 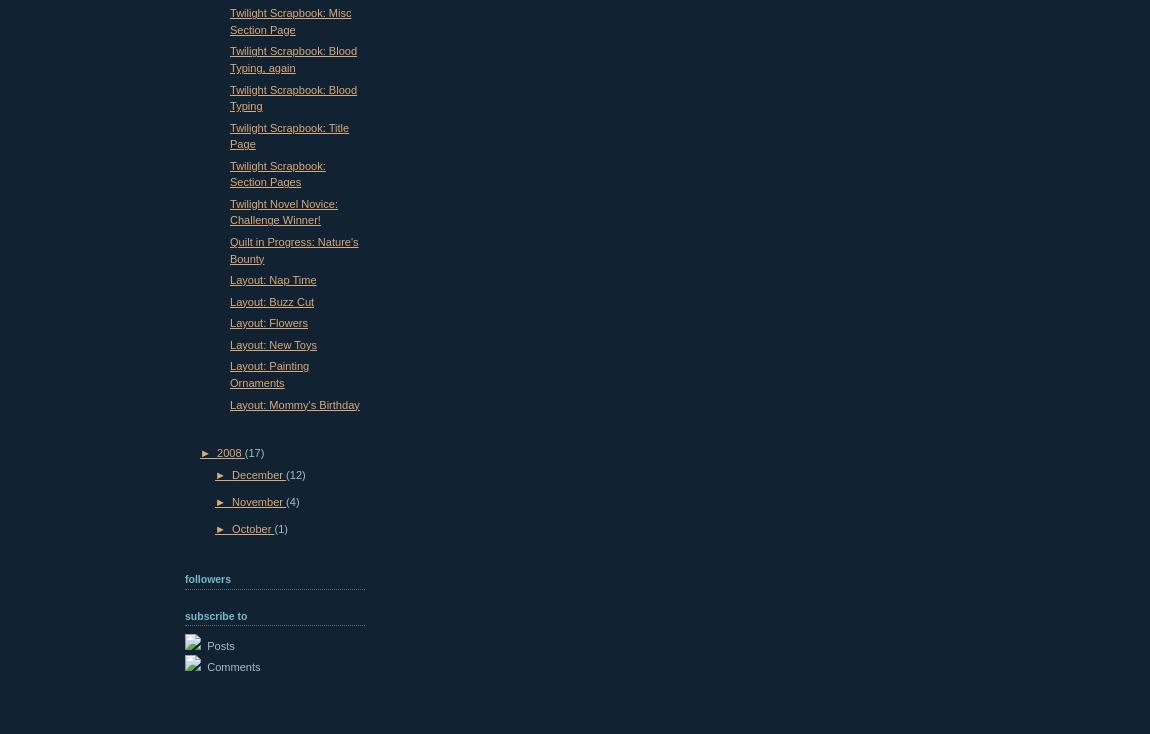 I want to click on 'Layout: Painting Ornaments', so click(x=268, y=372).